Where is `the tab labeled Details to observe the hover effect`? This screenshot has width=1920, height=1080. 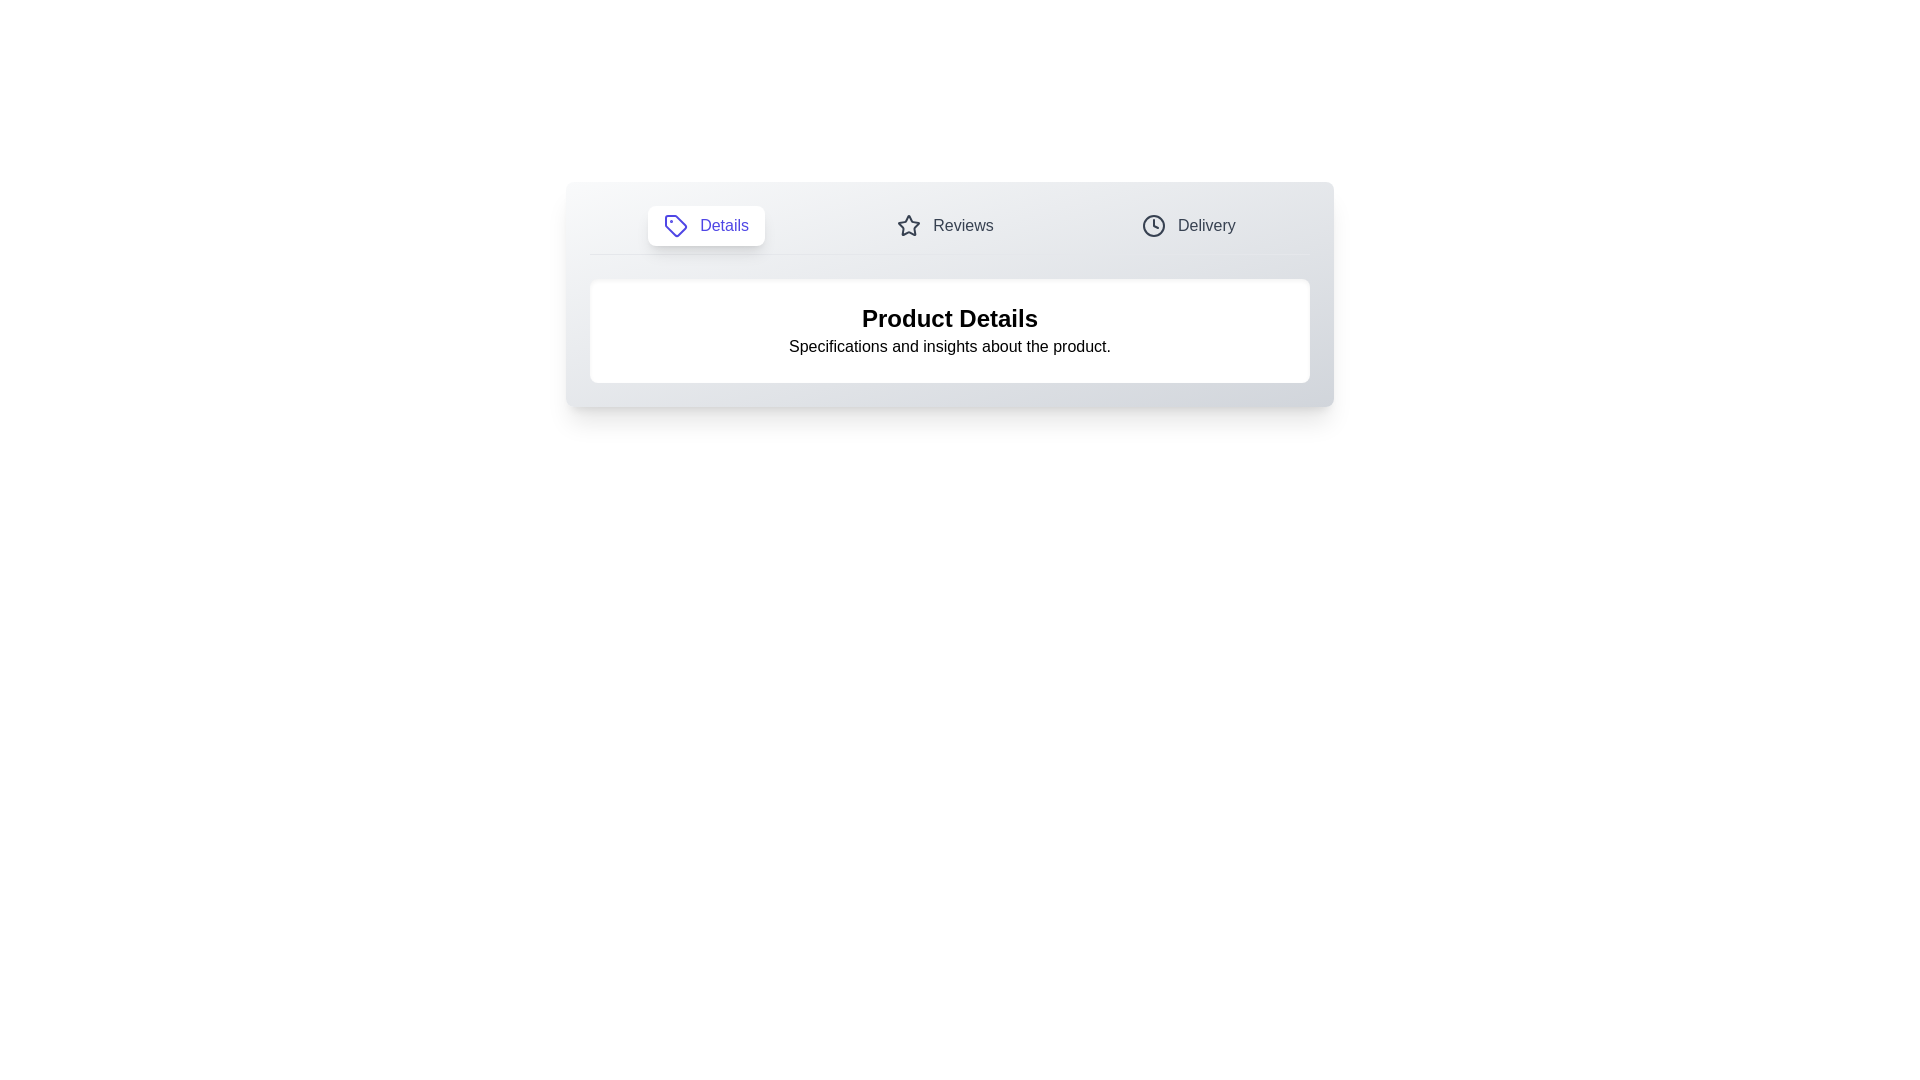
the tab labeled Details to observe the hover effect is located at coordinates (705, 225).